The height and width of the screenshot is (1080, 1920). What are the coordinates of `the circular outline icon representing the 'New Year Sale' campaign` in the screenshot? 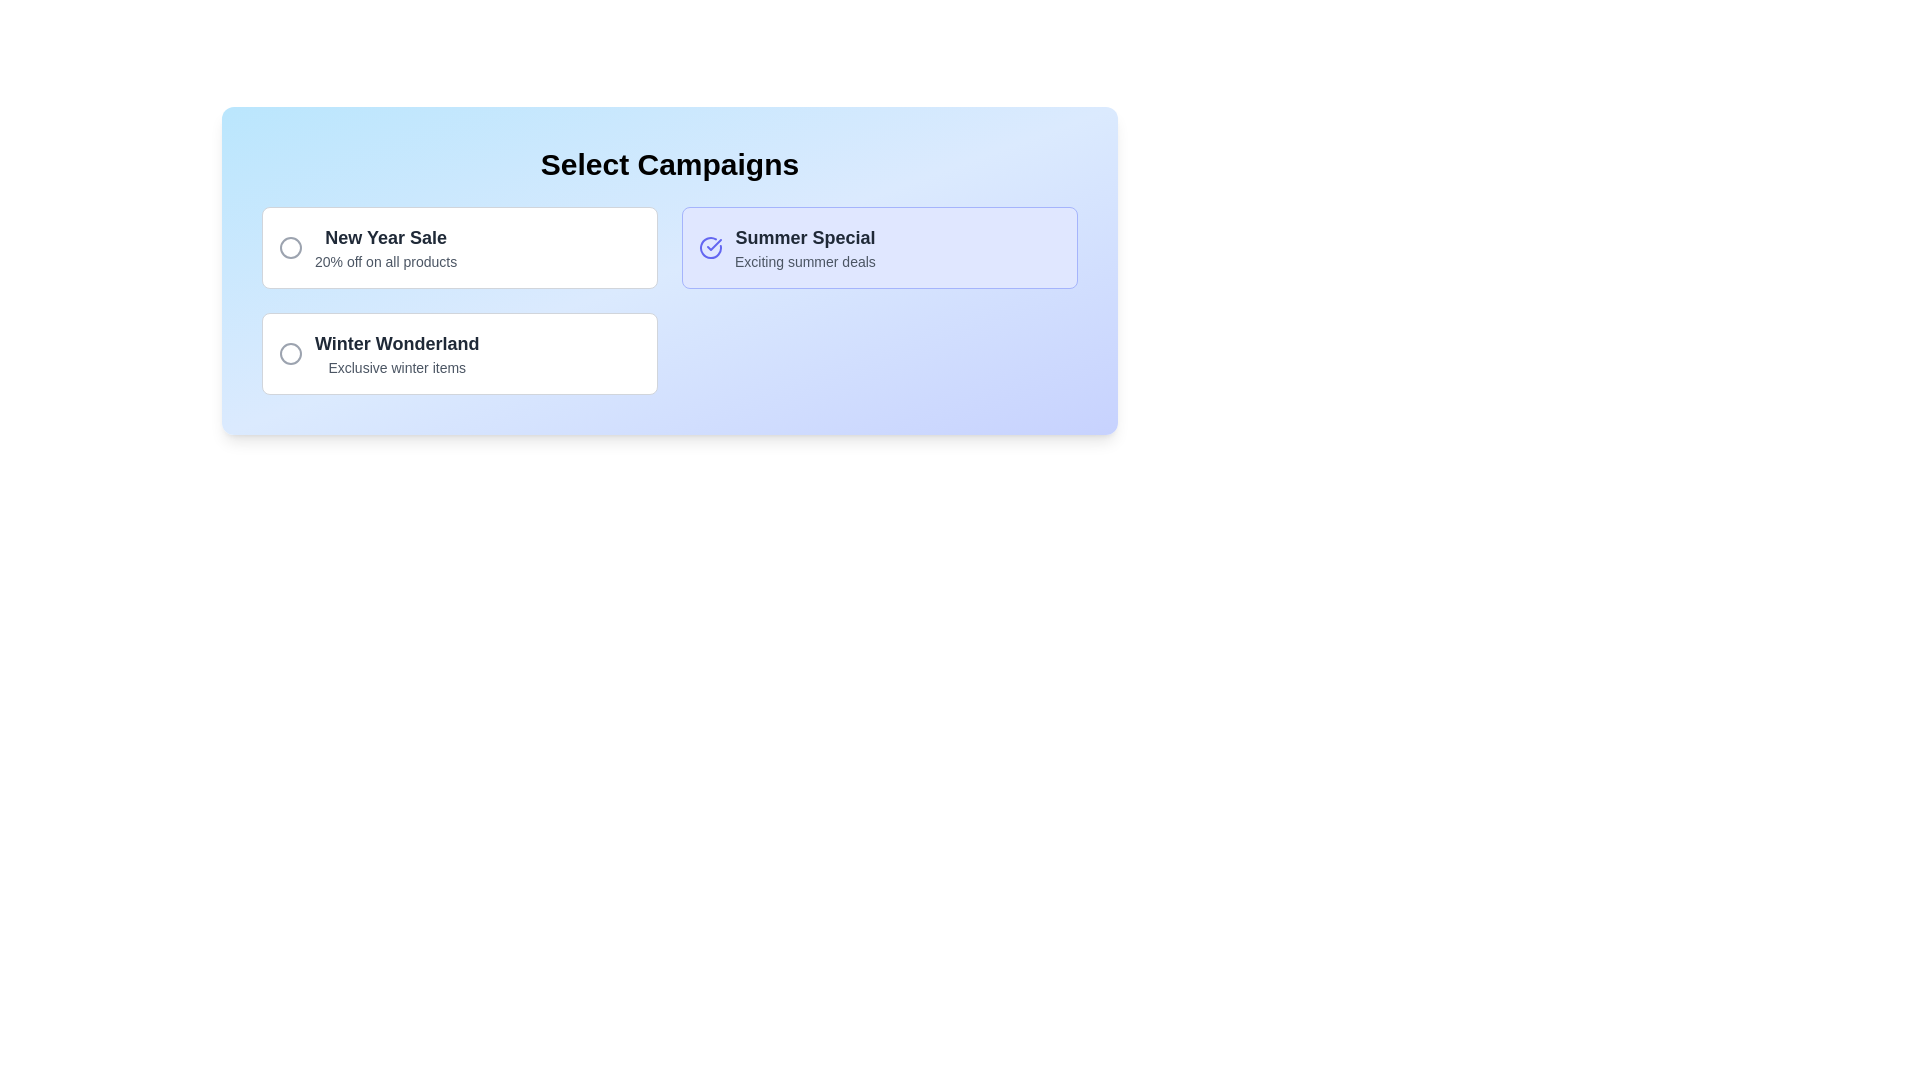 It's located at (290, 246).